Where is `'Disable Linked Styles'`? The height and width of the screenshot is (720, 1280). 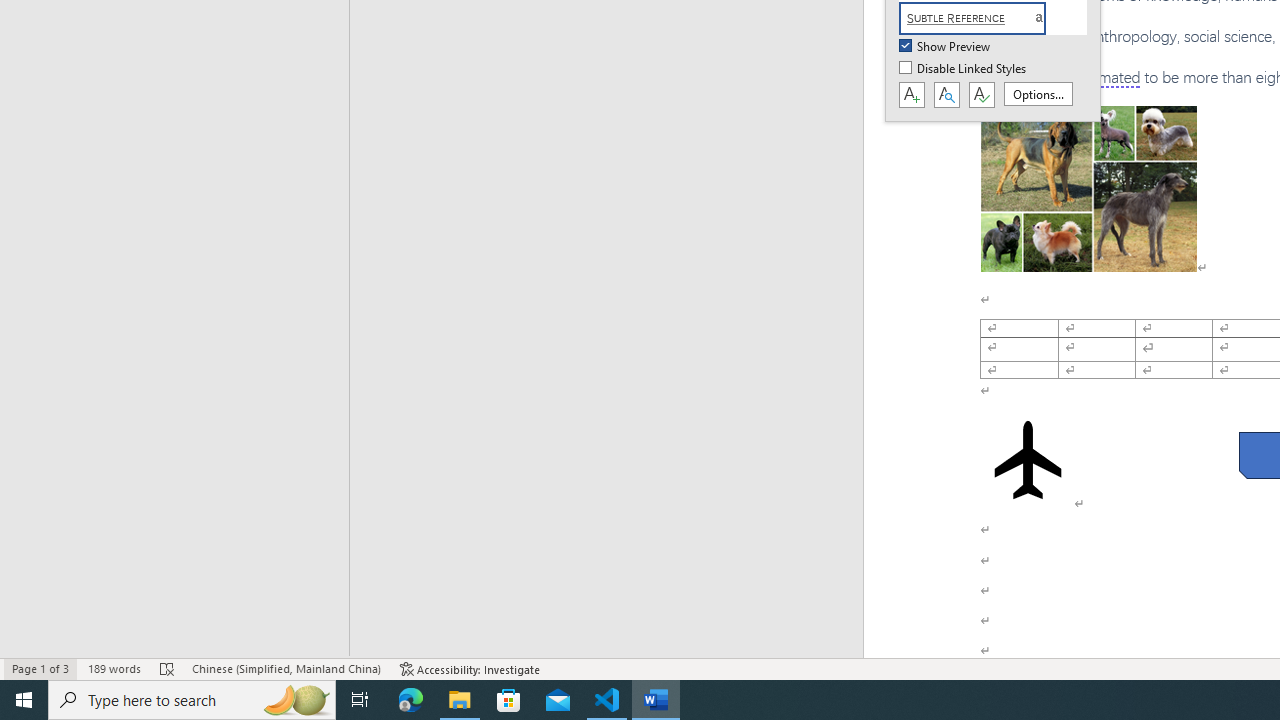
'Disable Linked Styles' is located at coordinates (964, 68).